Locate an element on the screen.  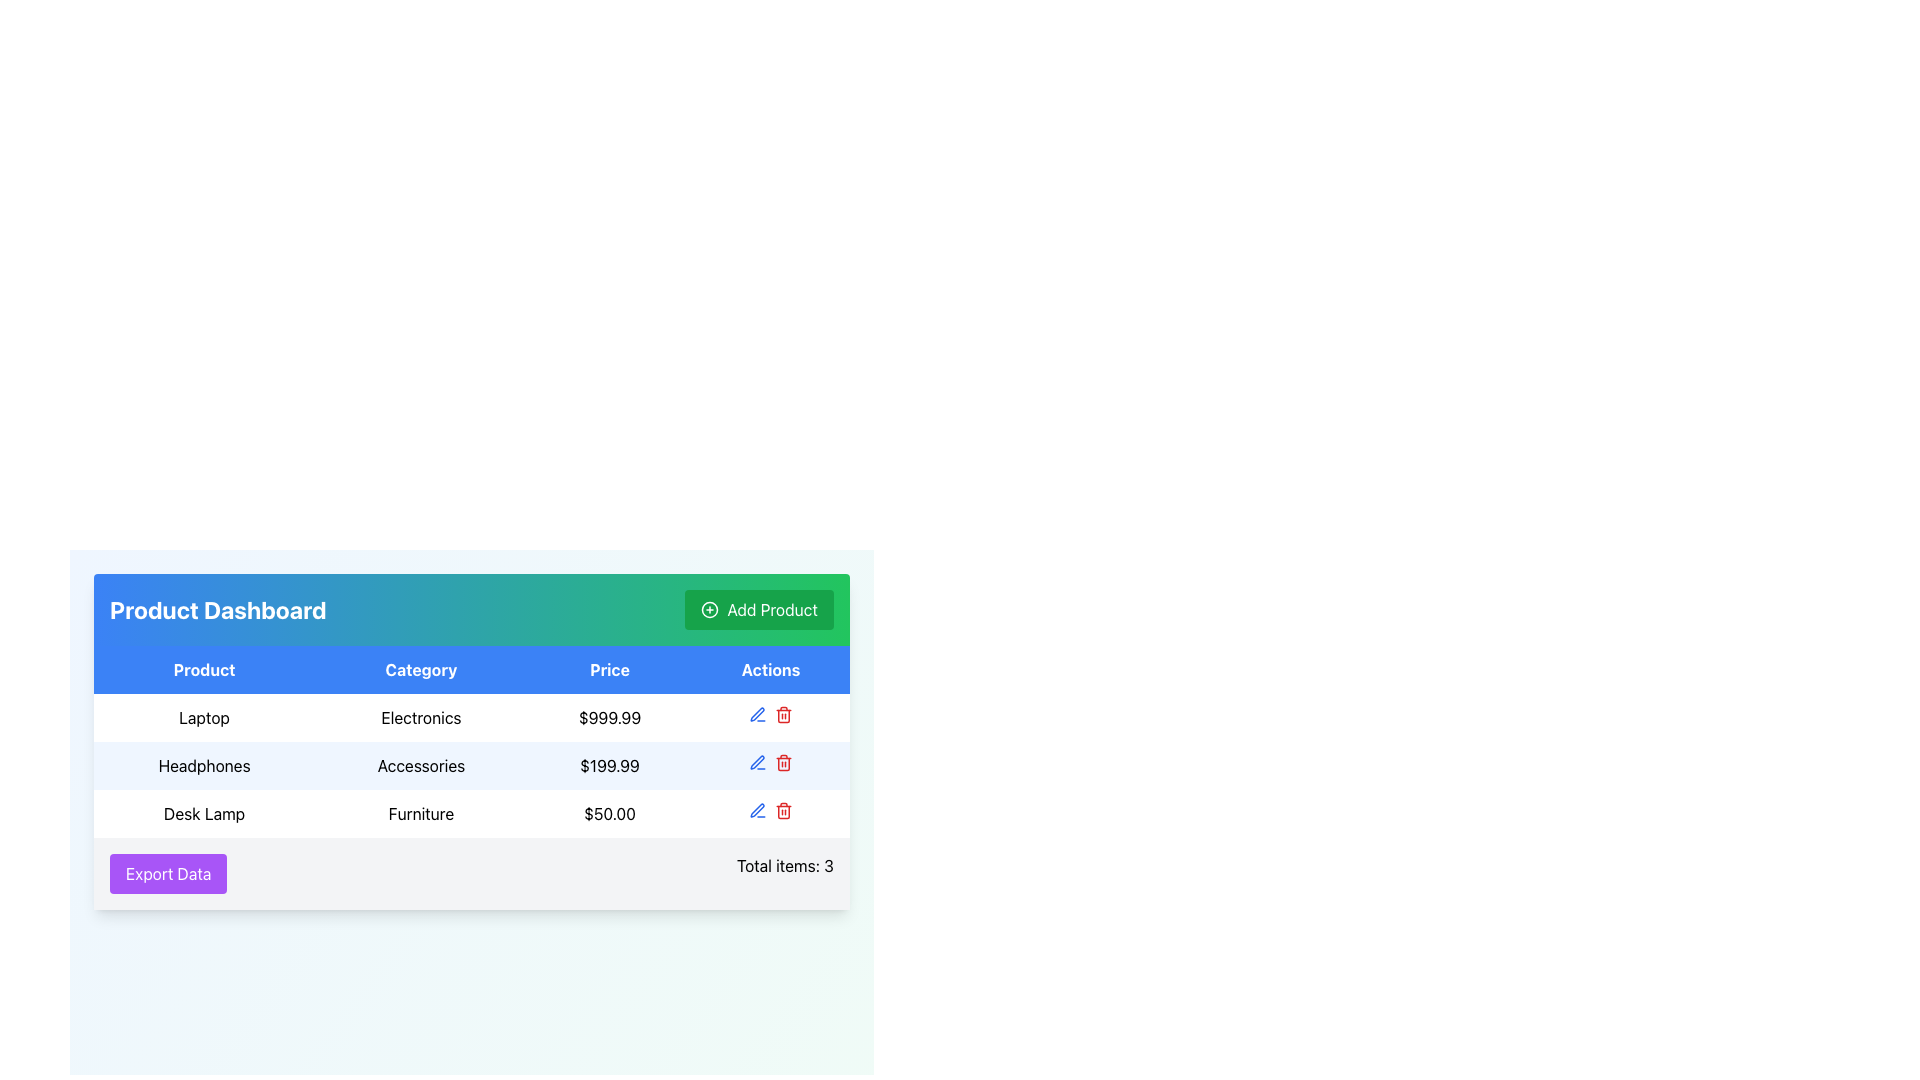
the text element displaying 'Electronics' in the second column of the data table, which is aligned with the 'Laptop' entry in the 'Product' column is located at coordinates (420, 716).